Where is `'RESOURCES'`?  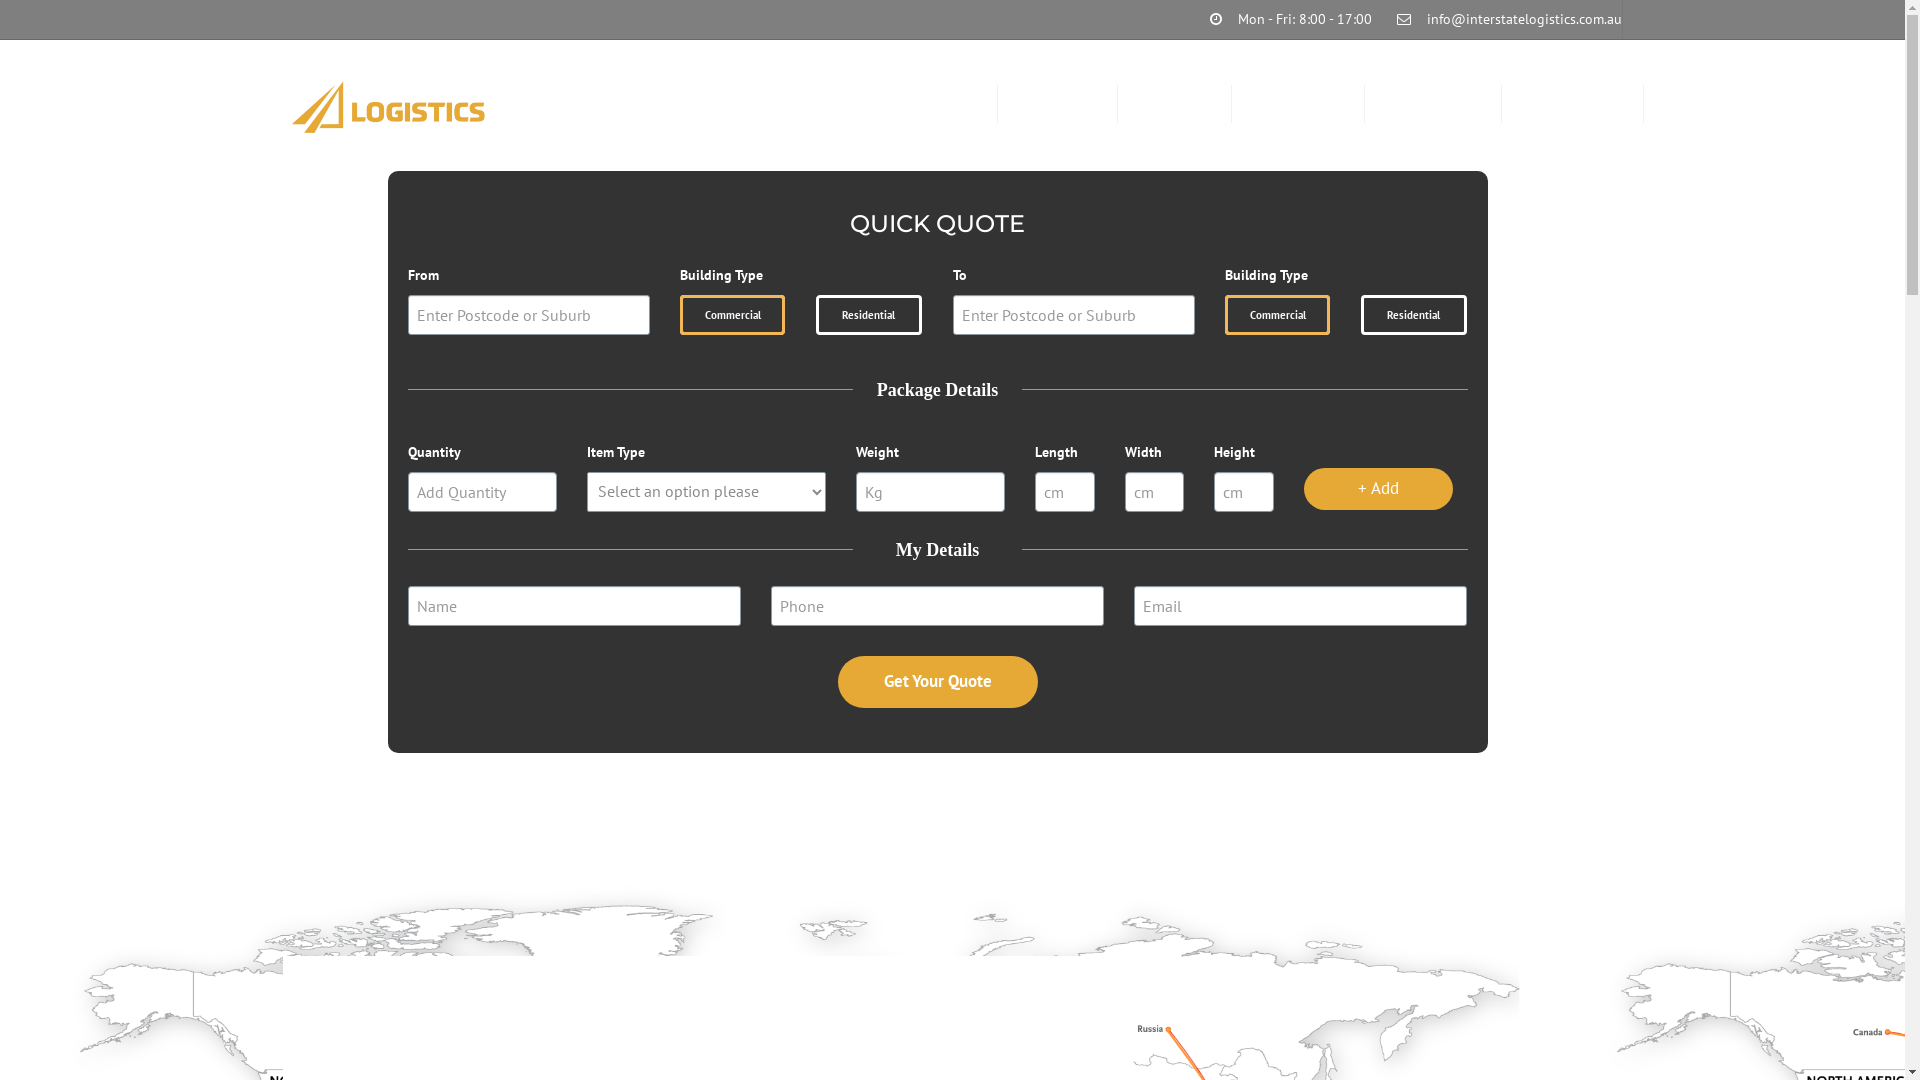
'RESOURCES' is located at coordinates (1298, 104).